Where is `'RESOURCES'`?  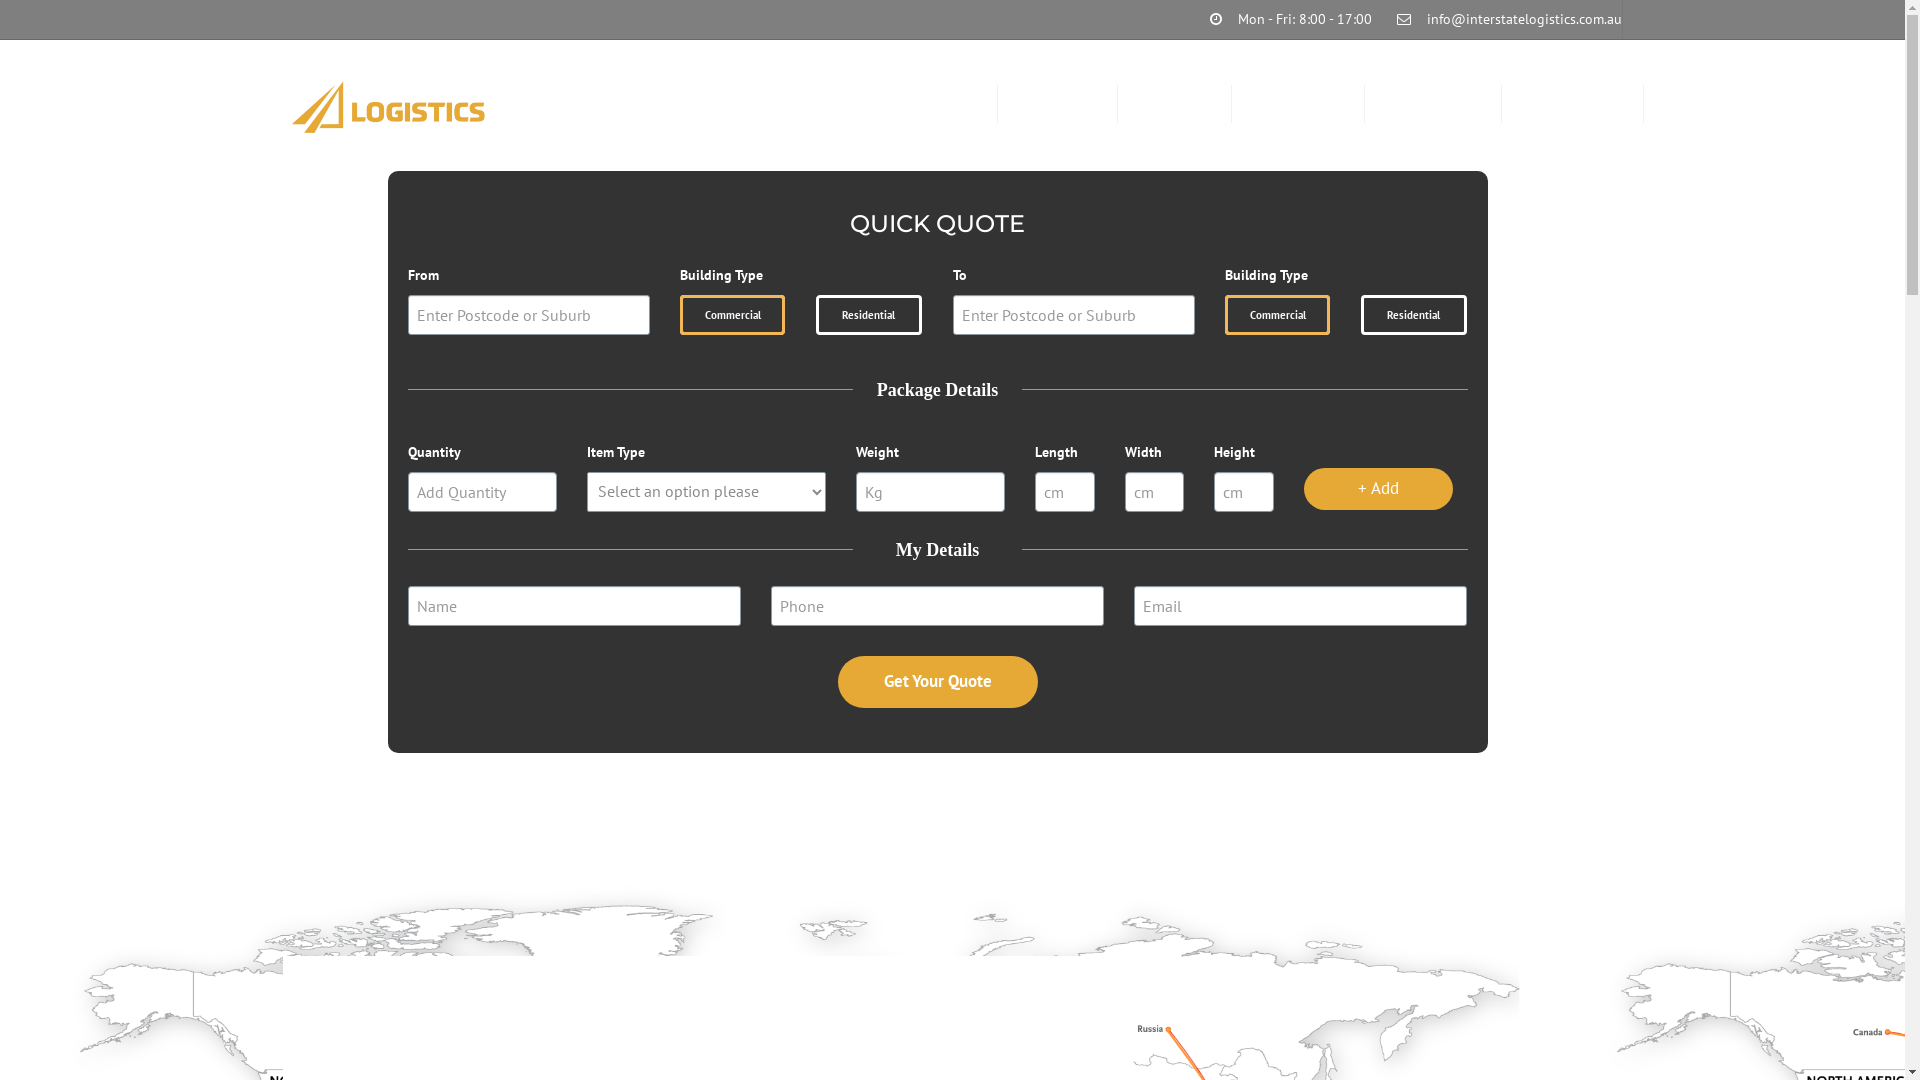
'RESOURCES' is located at coordinates (1298, 104).